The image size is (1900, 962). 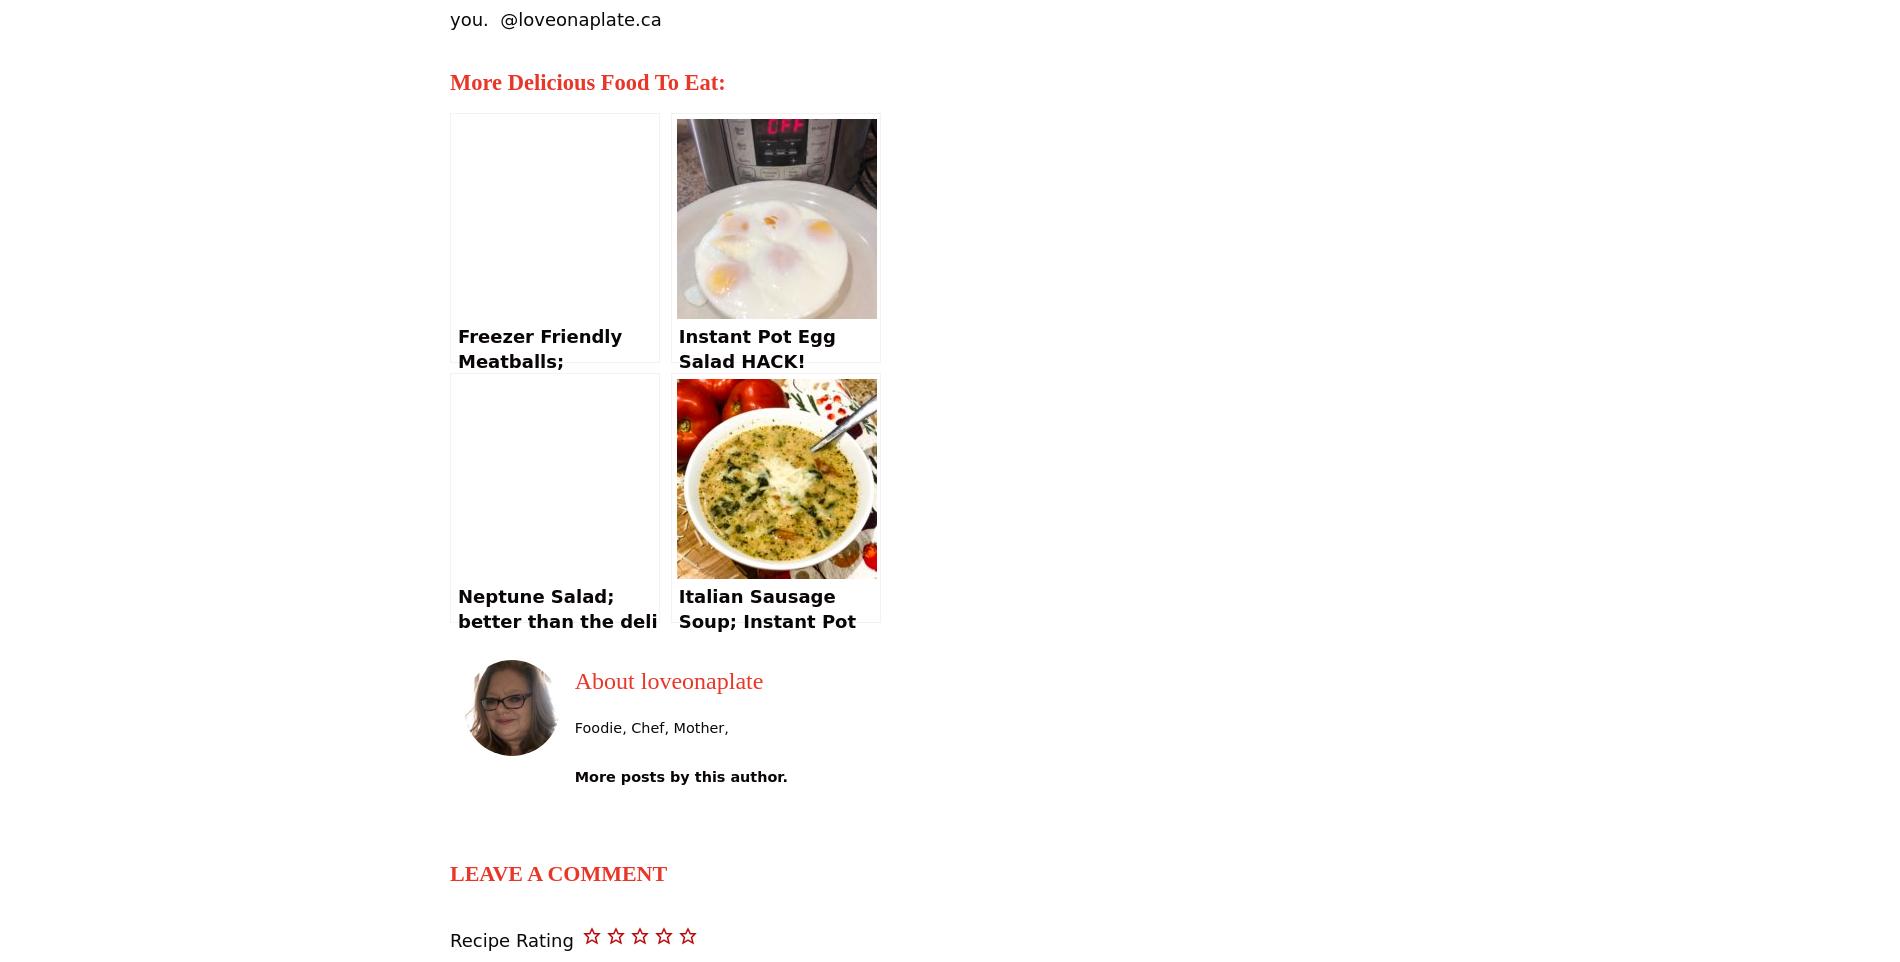 I want to click on 'Freezer Friendly Meatballs; Homemade from Scratch', so click(x=457, y=373).